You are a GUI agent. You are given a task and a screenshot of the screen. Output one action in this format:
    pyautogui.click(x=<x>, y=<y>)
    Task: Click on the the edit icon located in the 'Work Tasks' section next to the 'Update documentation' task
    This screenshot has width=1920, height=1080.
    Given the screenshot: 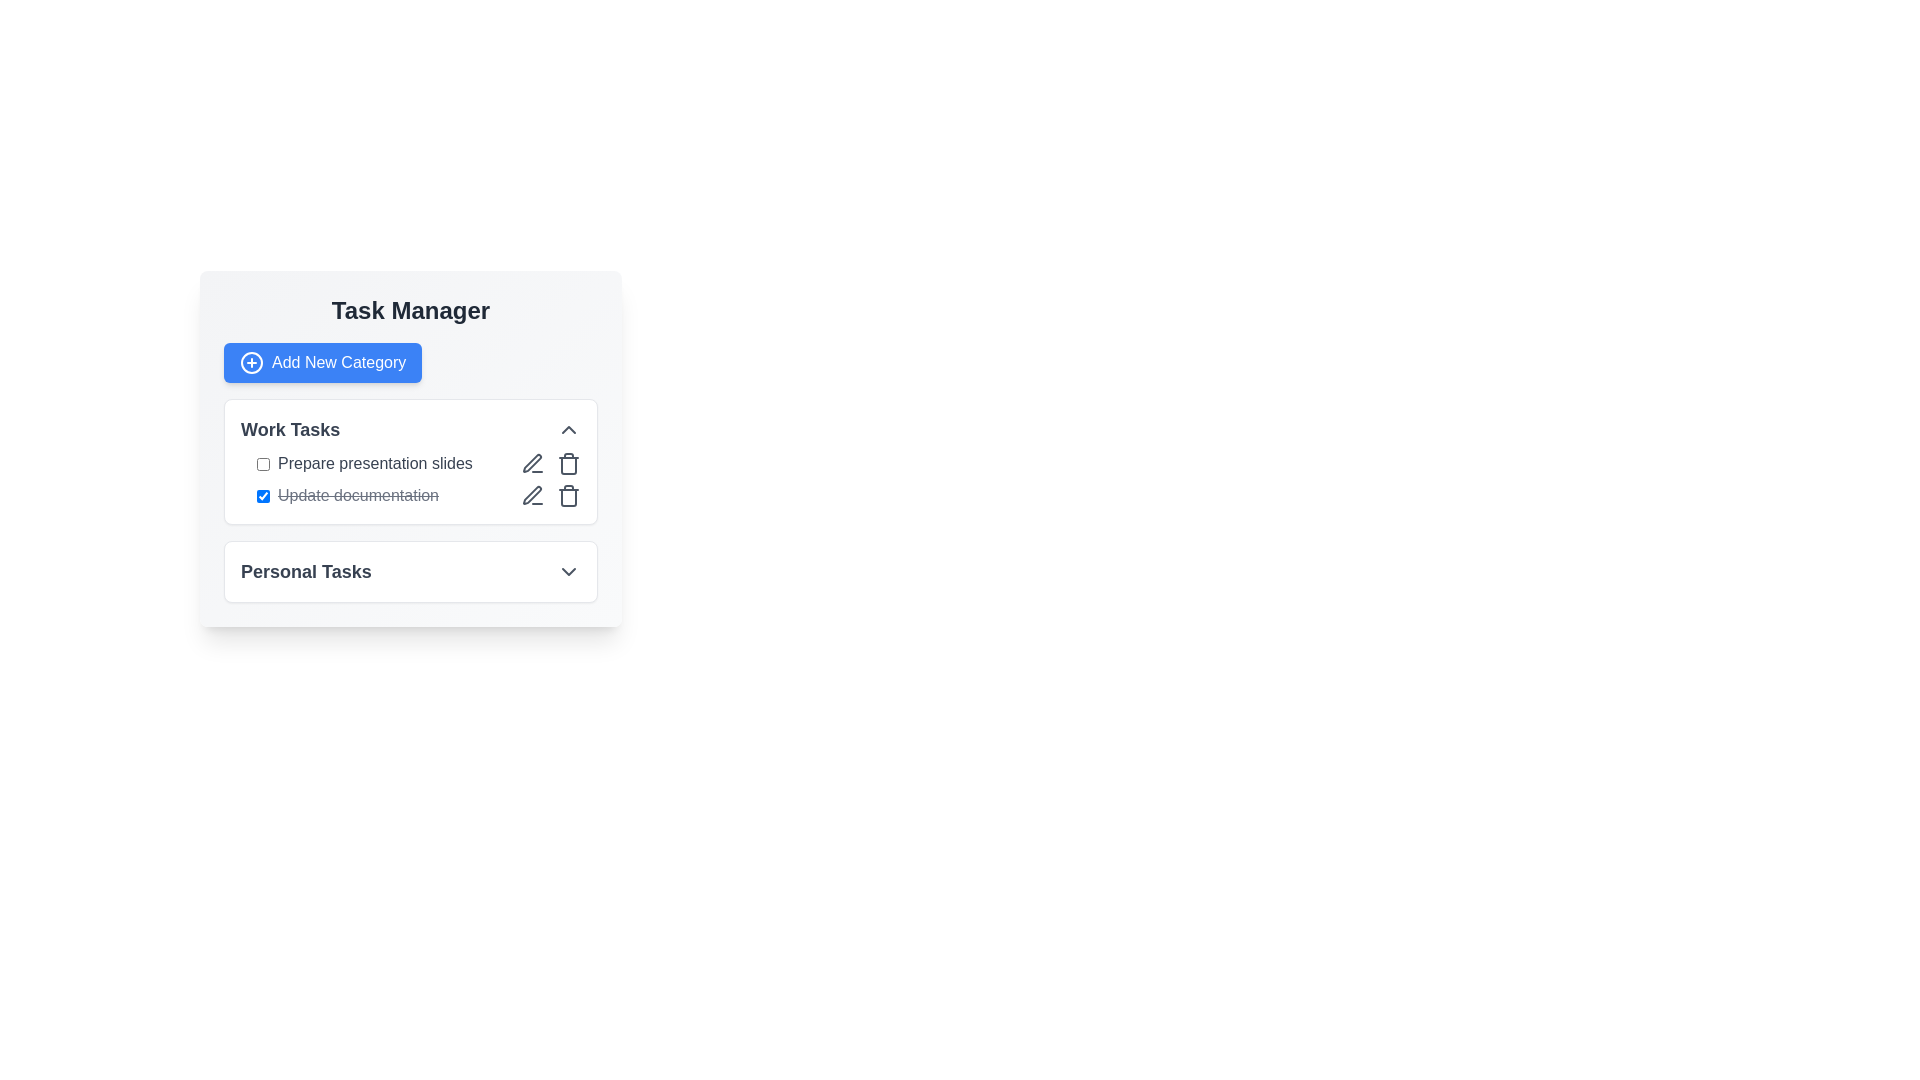 What is the action you would take?
    pyautogui.click(x=532, y=463)
    